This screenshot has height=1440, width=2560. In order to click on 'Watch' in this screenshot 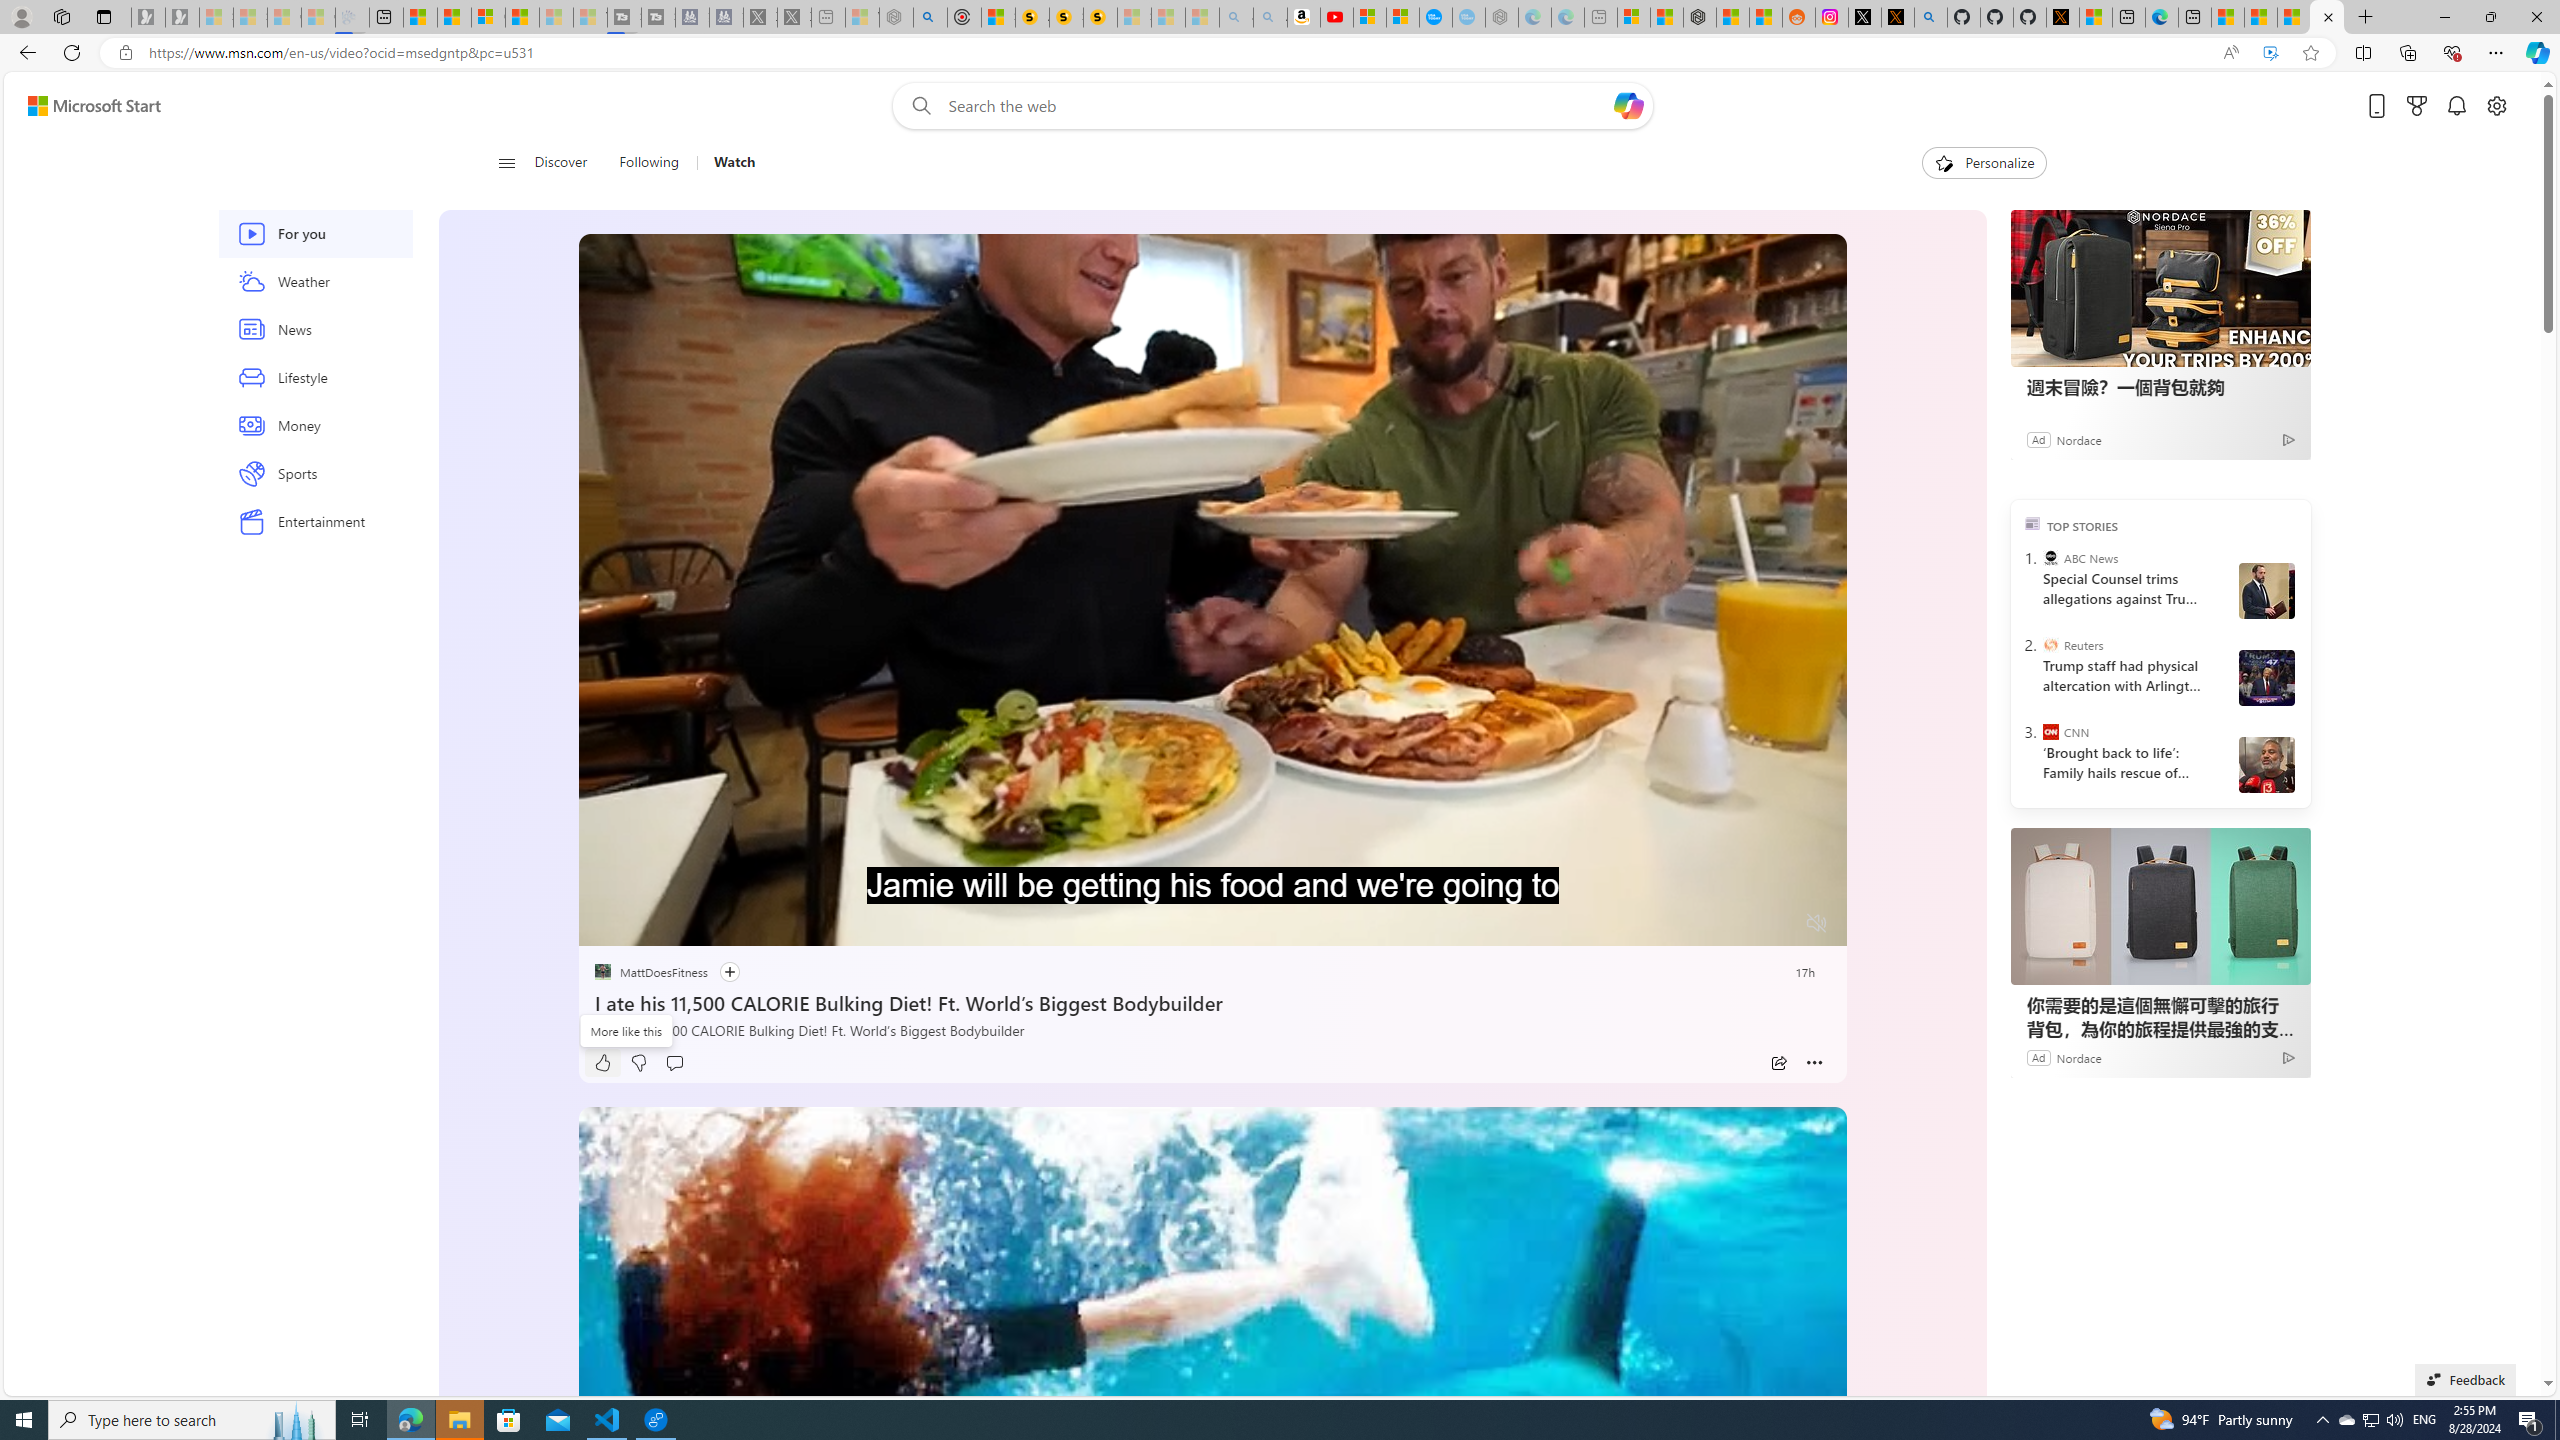, I will do `click(725, 162)`.